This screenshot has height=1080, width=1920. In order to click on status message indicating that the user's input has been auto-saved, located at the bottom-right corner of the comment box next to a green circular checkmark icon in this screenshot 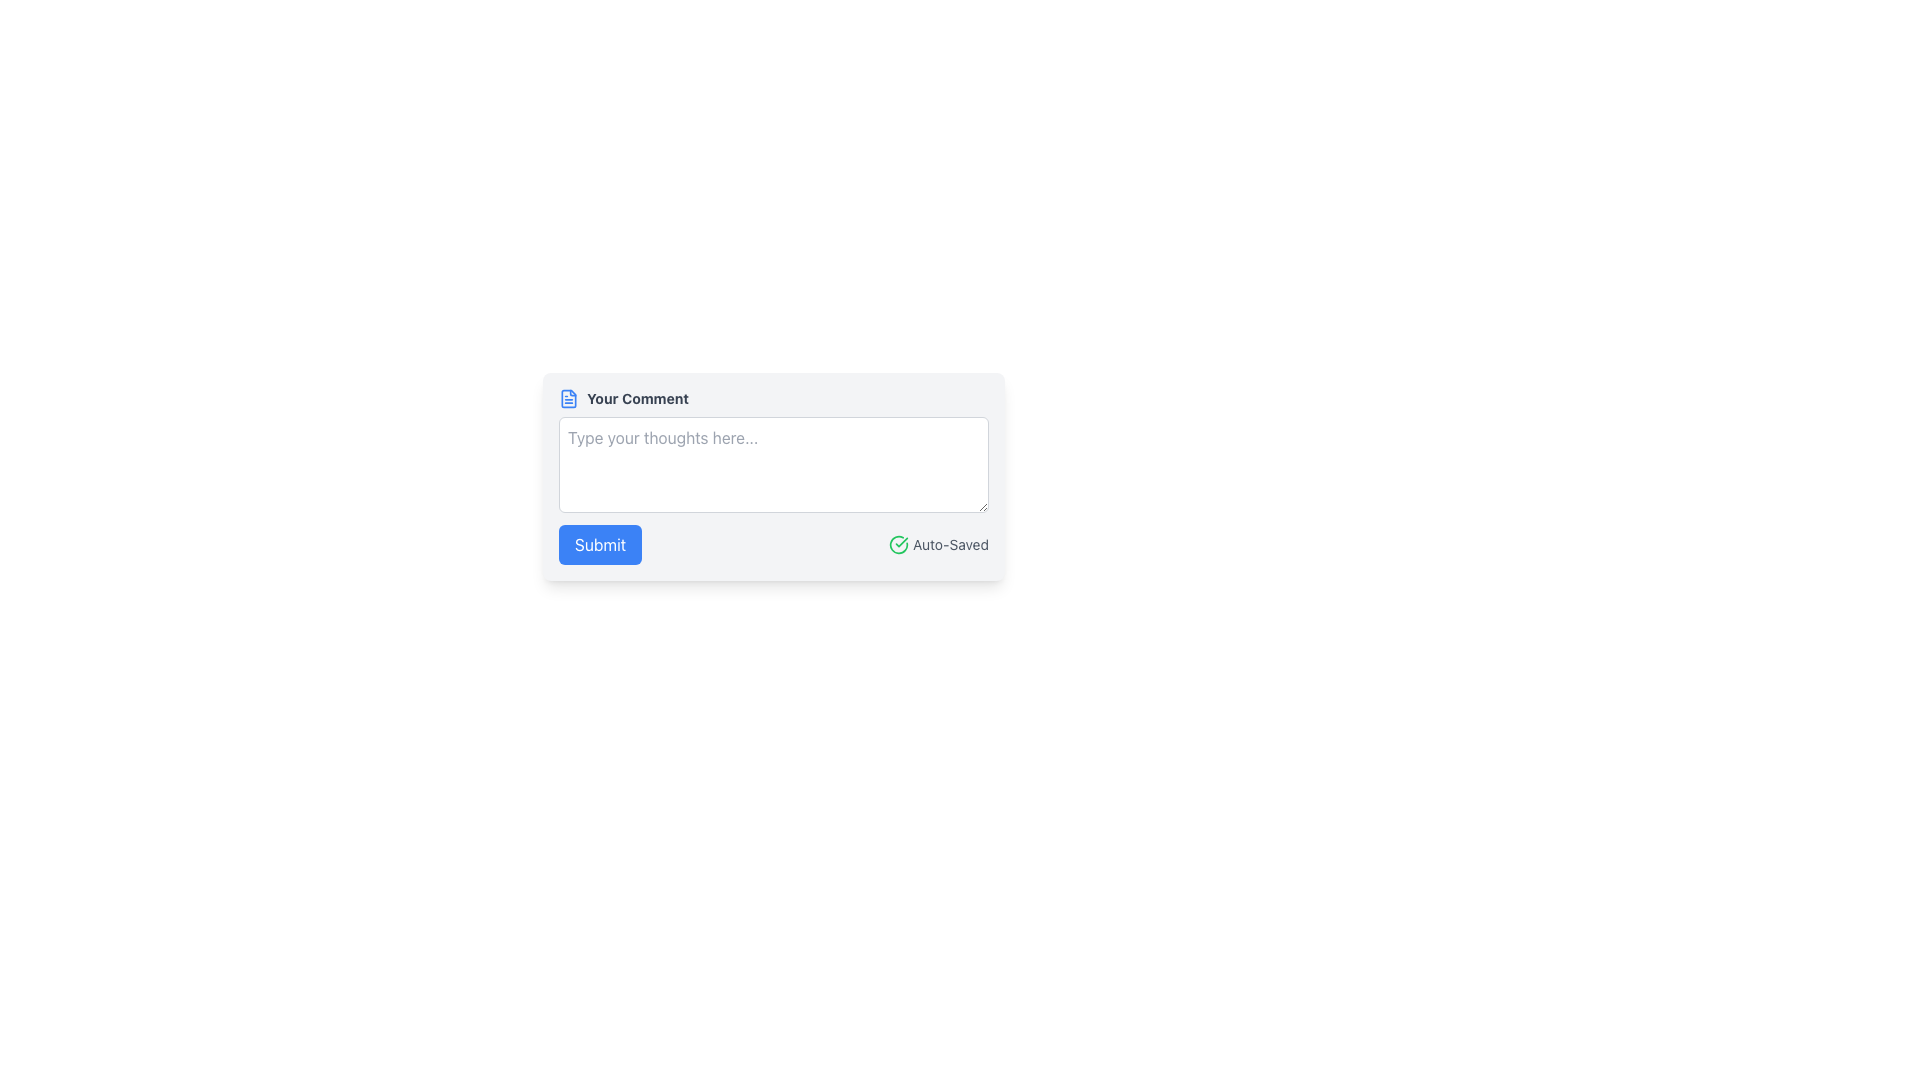, I will do `click(949, 544)`.